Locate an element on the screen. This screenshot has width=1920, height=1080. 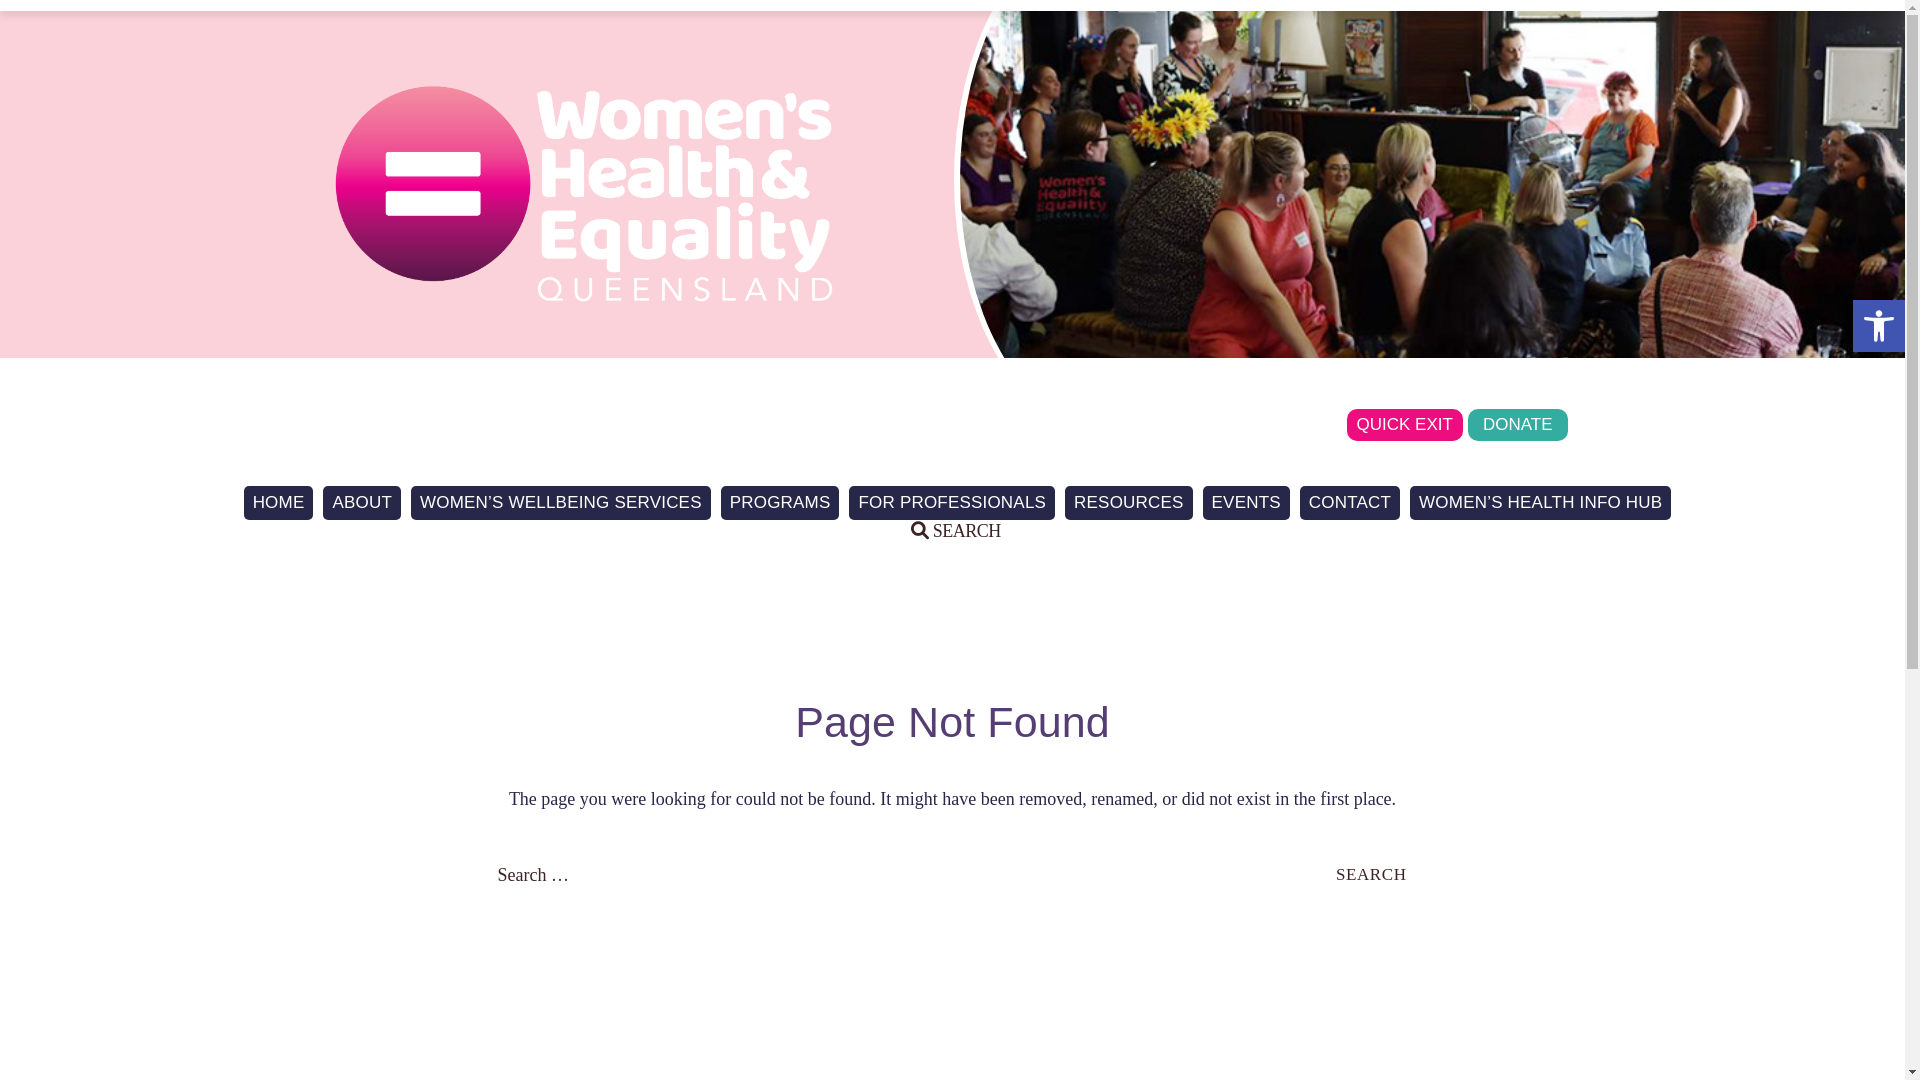
'SEARCH' is located at coordinates (954, 530).